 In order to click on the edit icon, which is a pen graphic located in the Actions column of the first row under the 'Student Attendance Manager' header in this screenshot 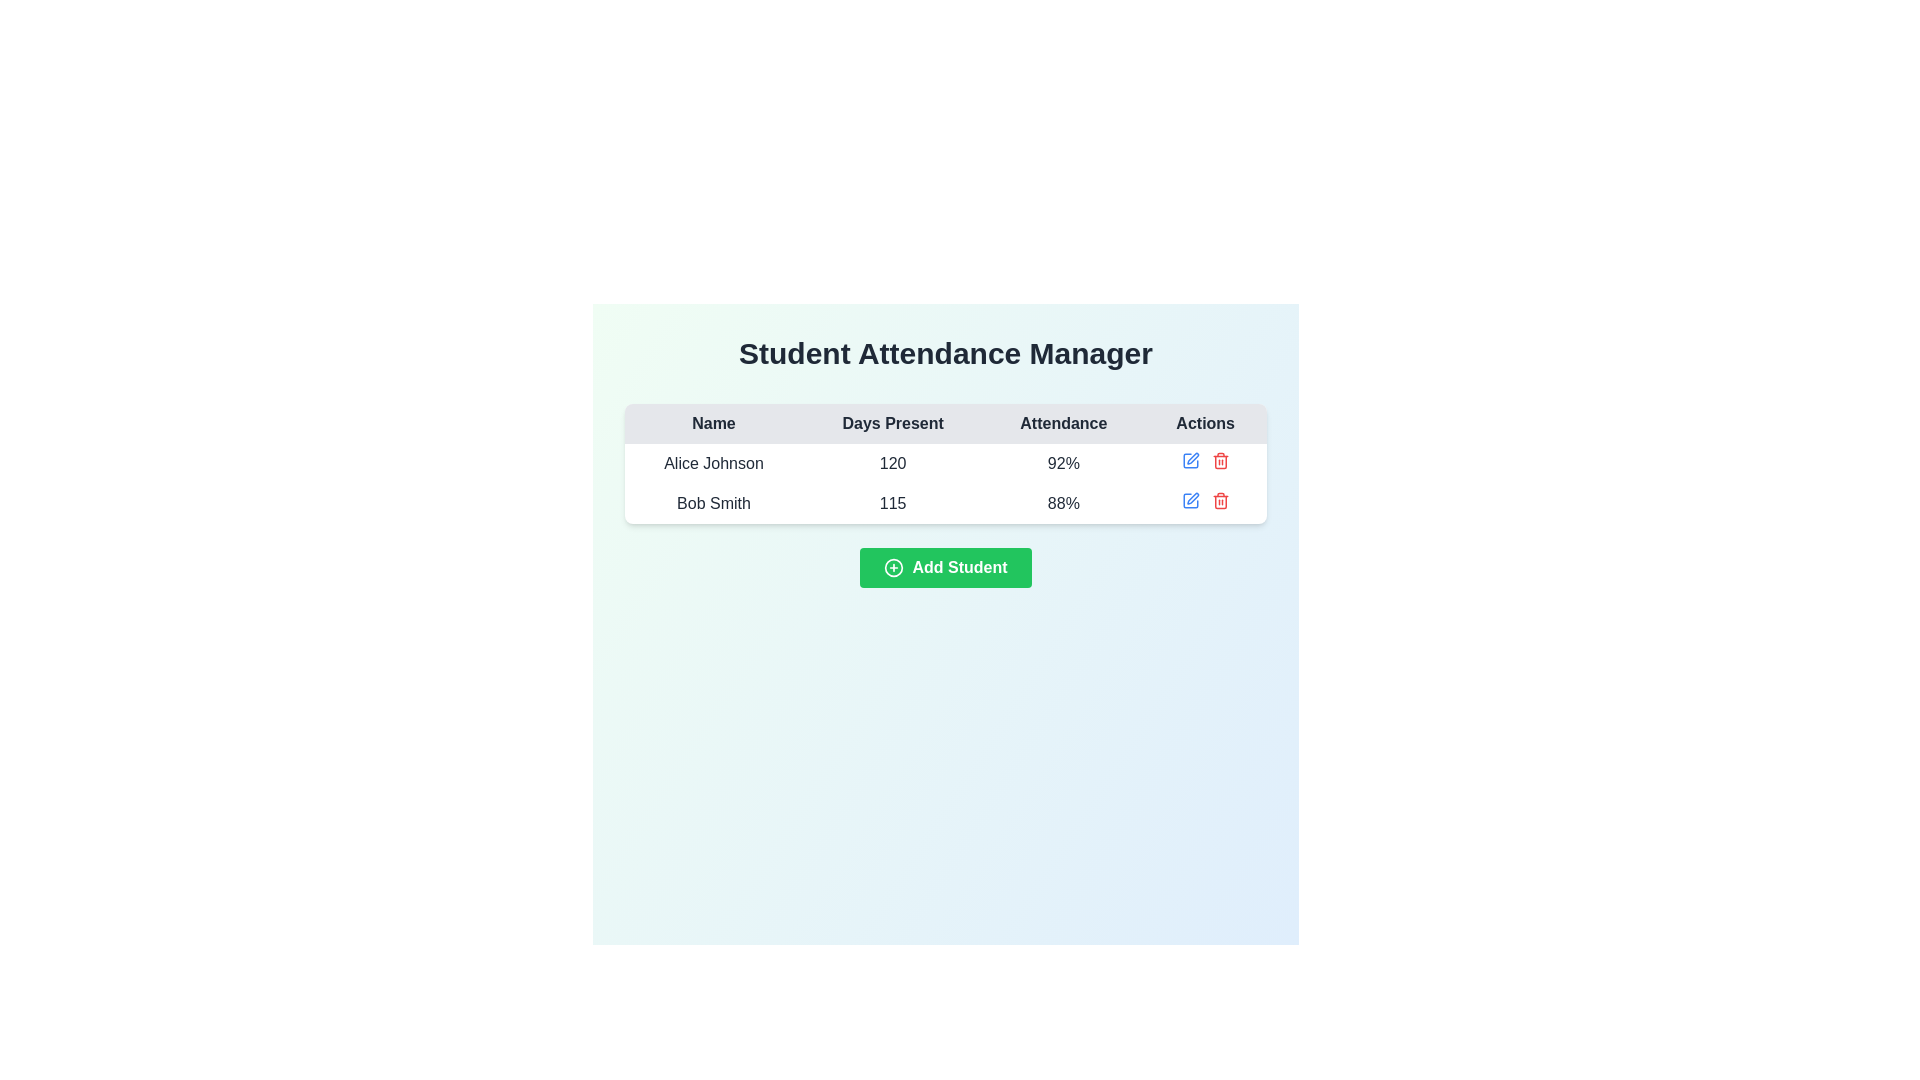, I will do `click(1192, 458)`.